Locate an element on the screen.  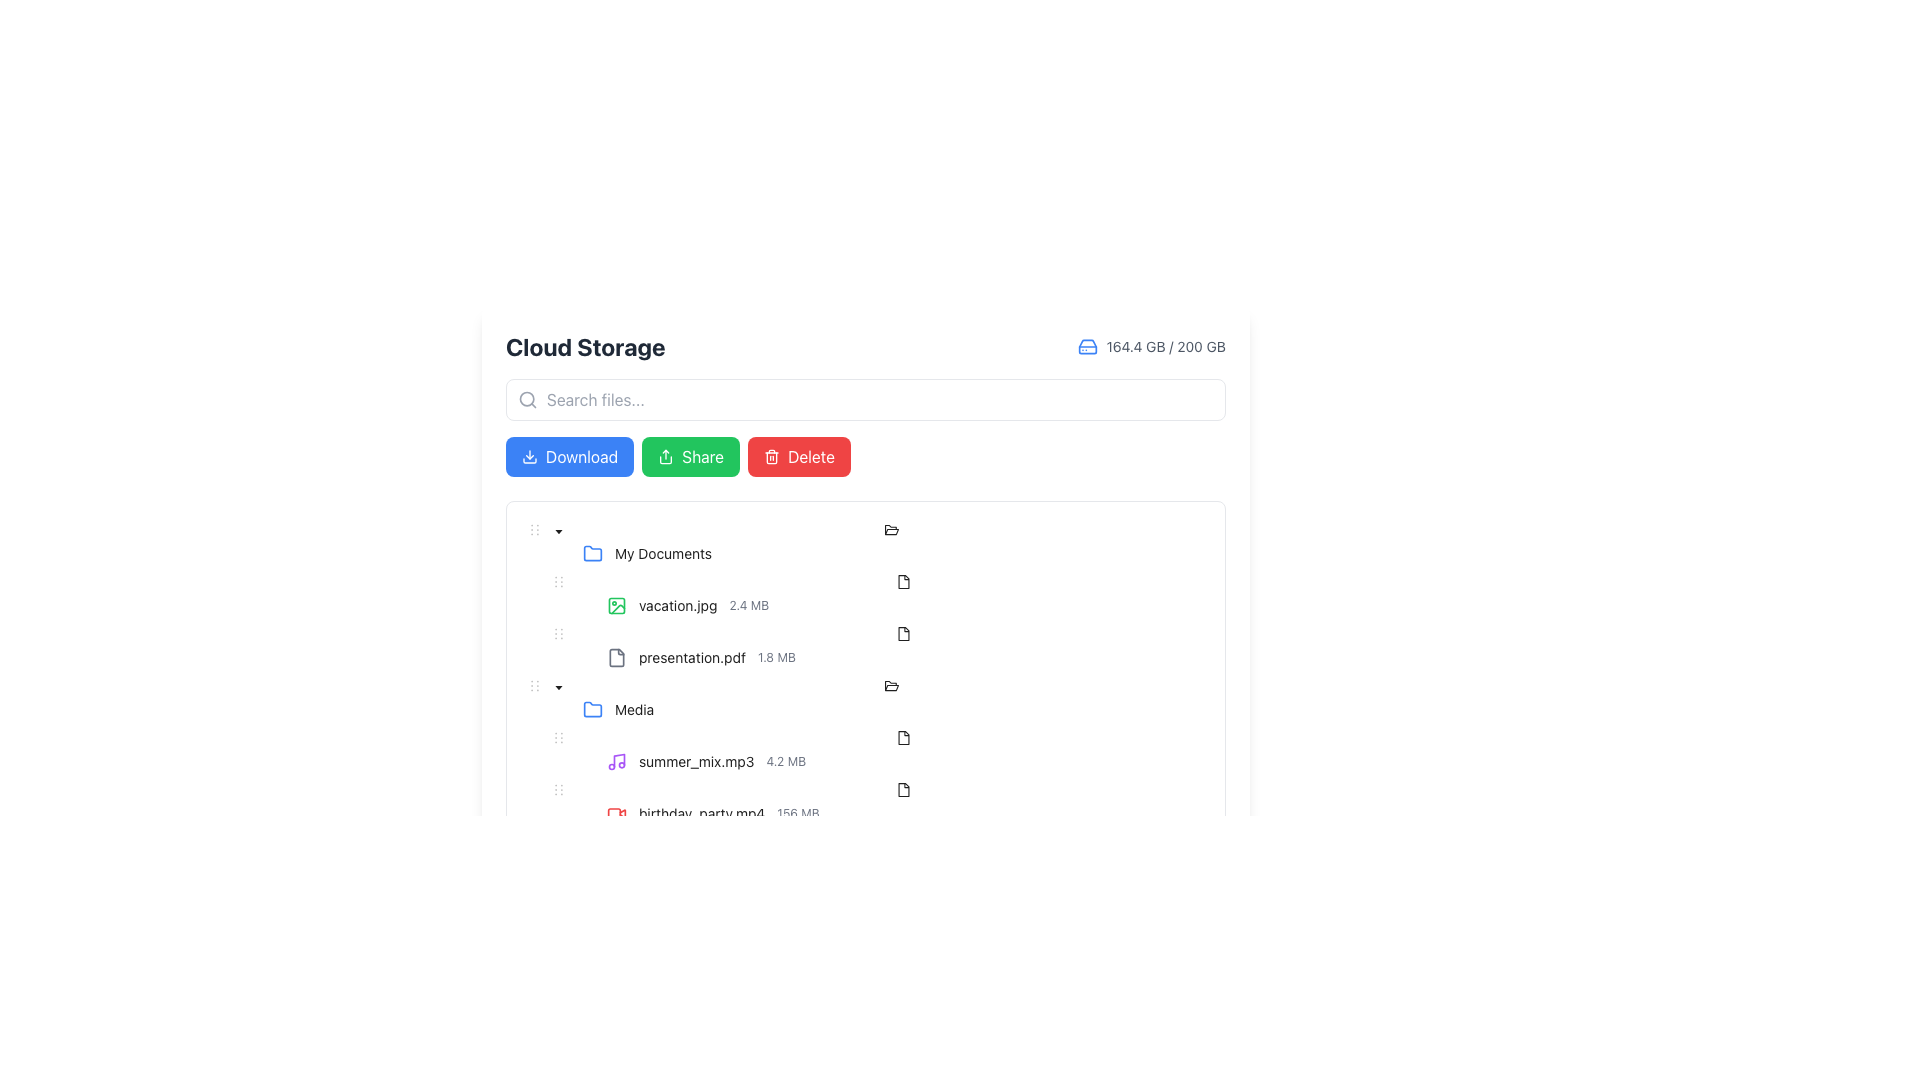
the decorative search icon located at the left end of the search bar, which indicates the search functionality in the interface is located at coordinates (528, 400).